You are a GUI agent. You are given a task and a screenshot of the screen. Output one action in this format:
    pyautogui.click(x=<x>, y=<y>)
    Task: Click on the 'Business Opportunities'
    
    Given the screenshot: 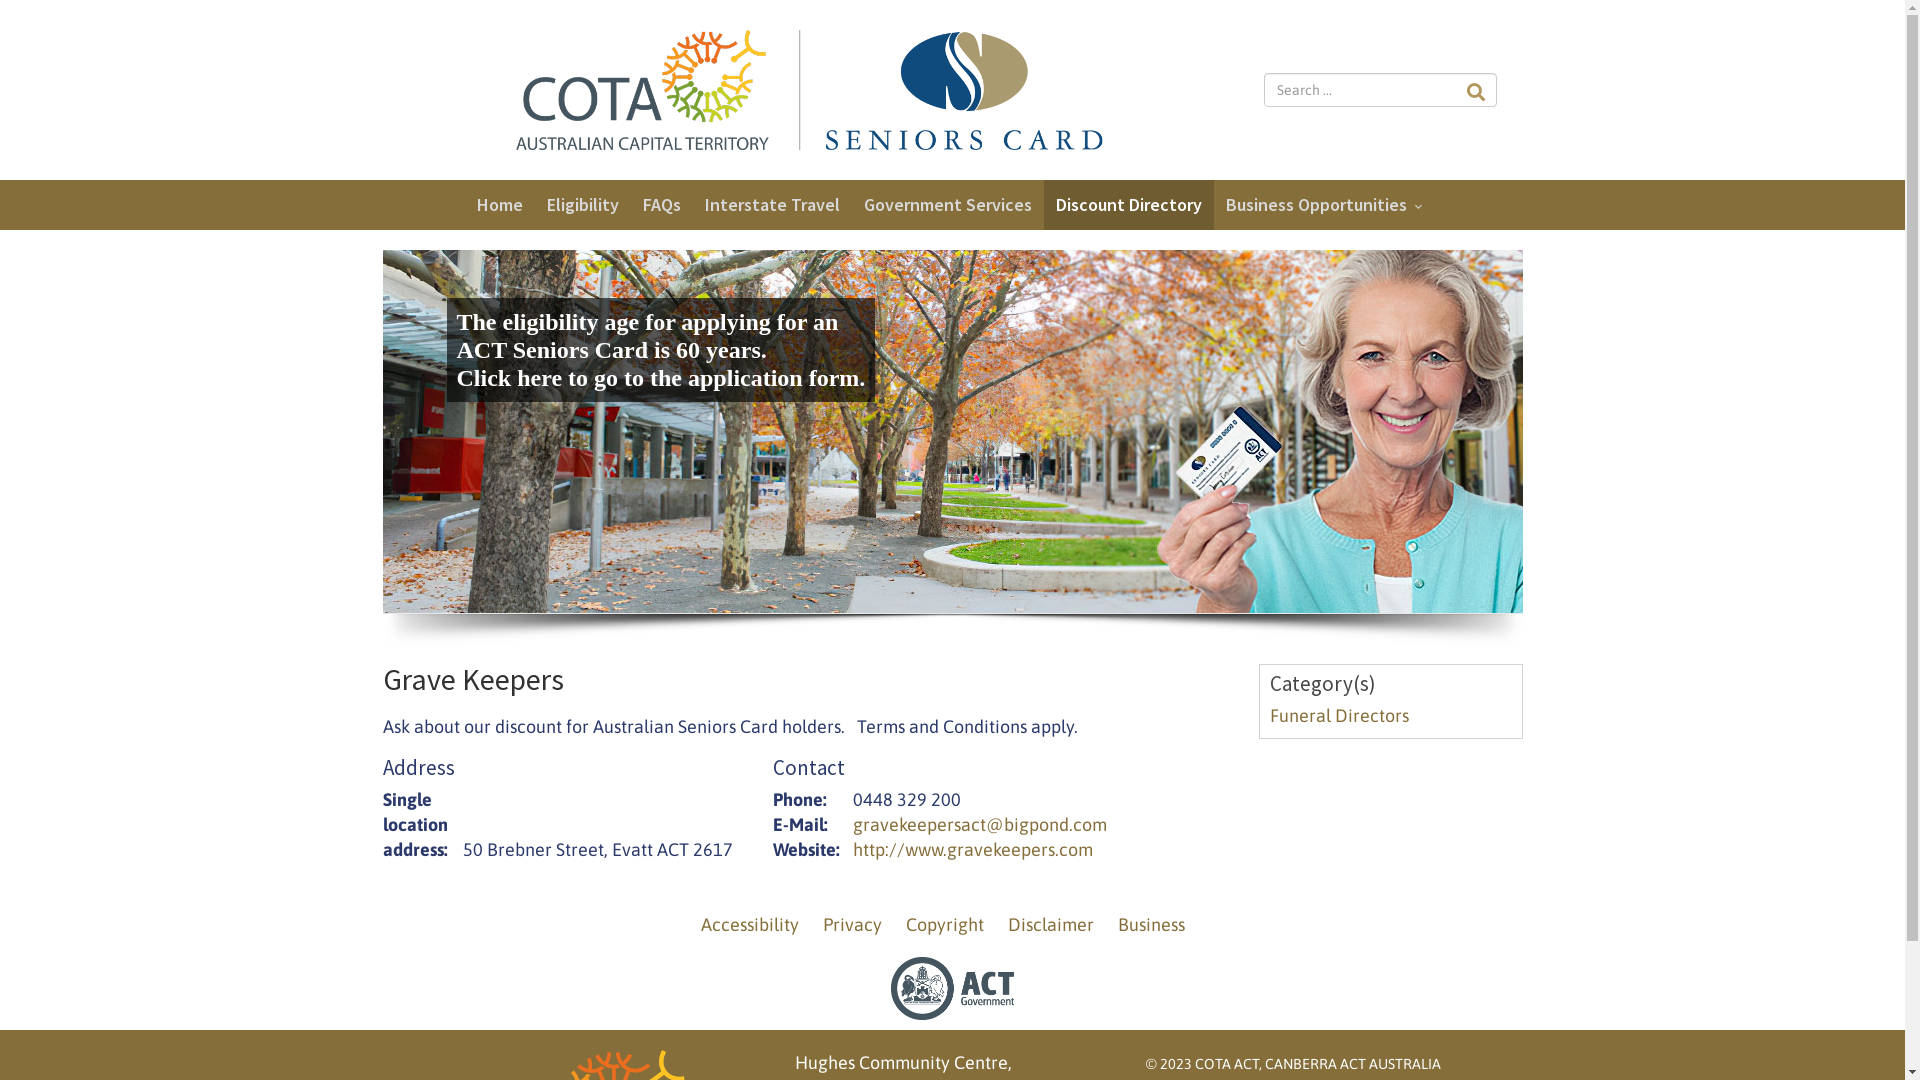 What is the action you would take?
    pyautogui.click(x=1327, y=204)
    